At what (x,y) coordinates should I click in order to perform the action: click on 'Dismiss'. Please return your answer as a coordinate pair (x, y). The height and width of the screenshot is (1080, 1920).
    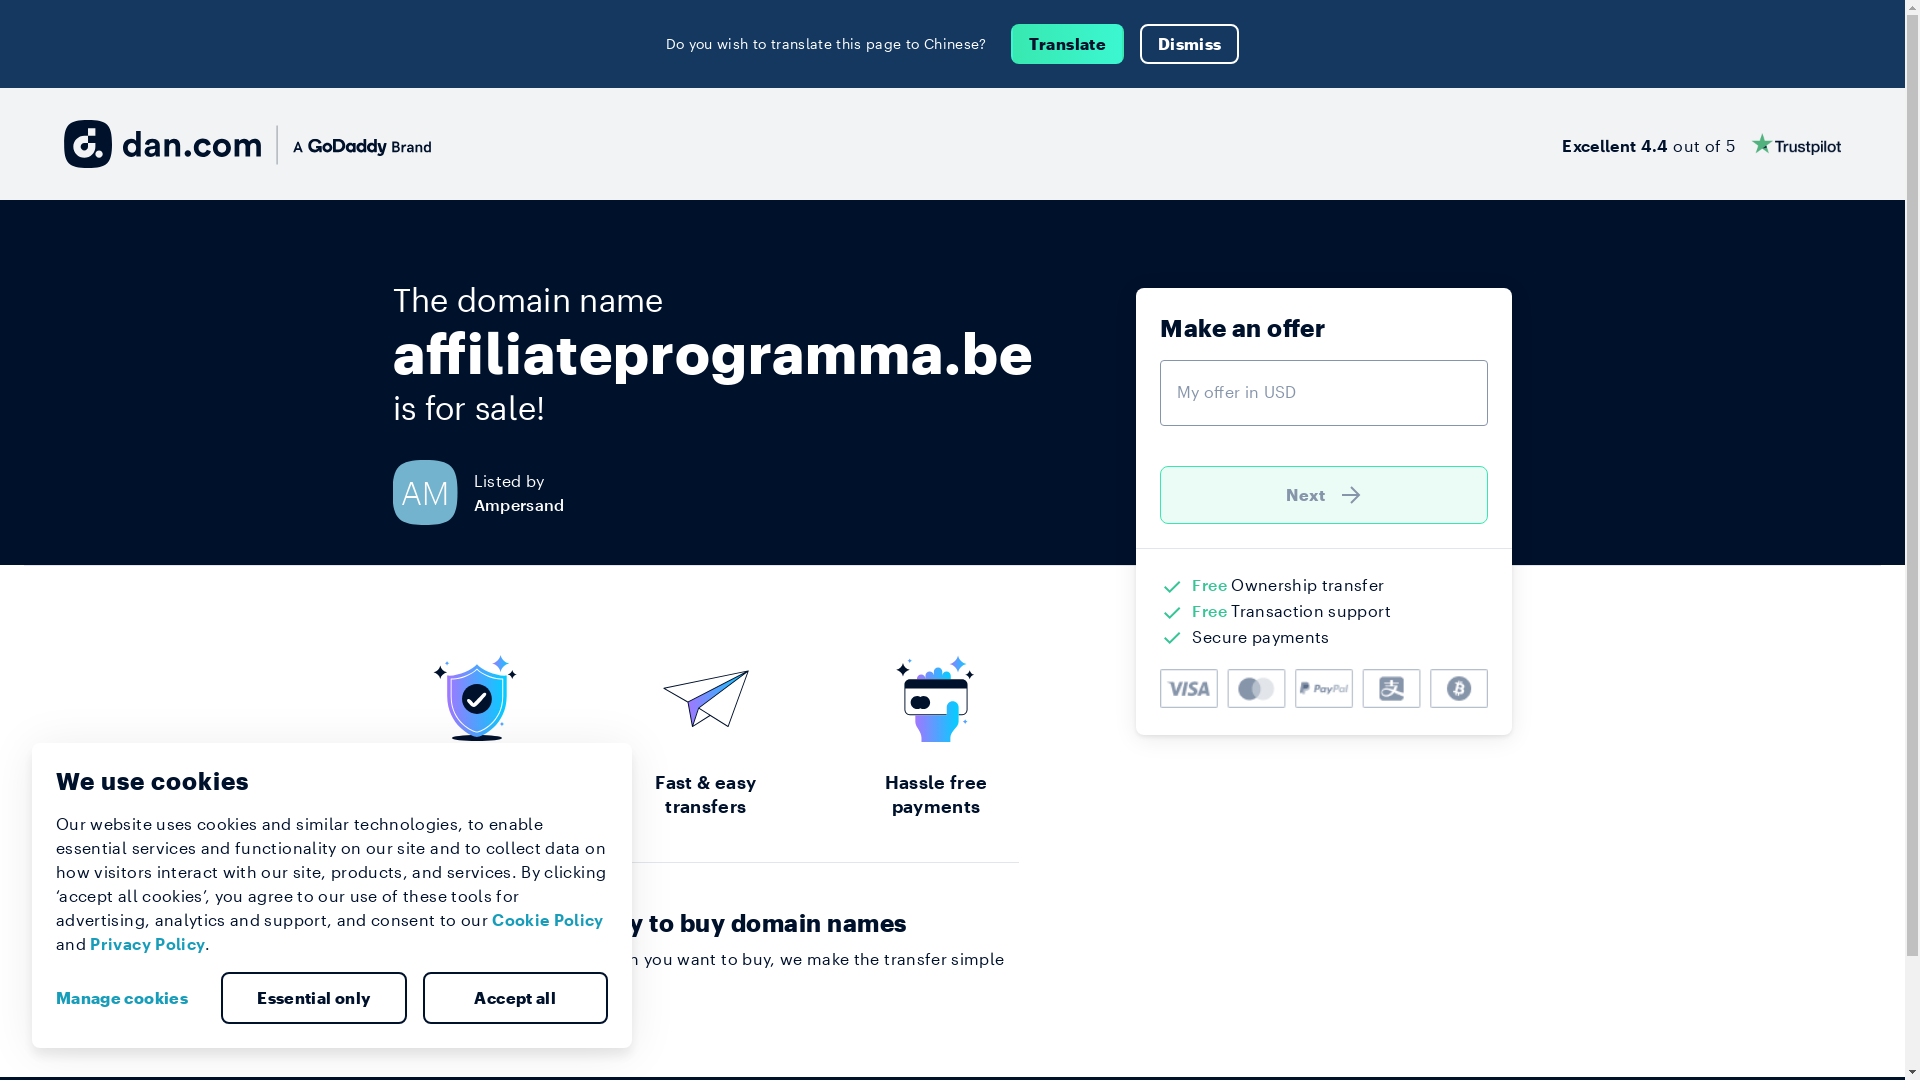
    Looking at the image, I should click on (1140, 43).